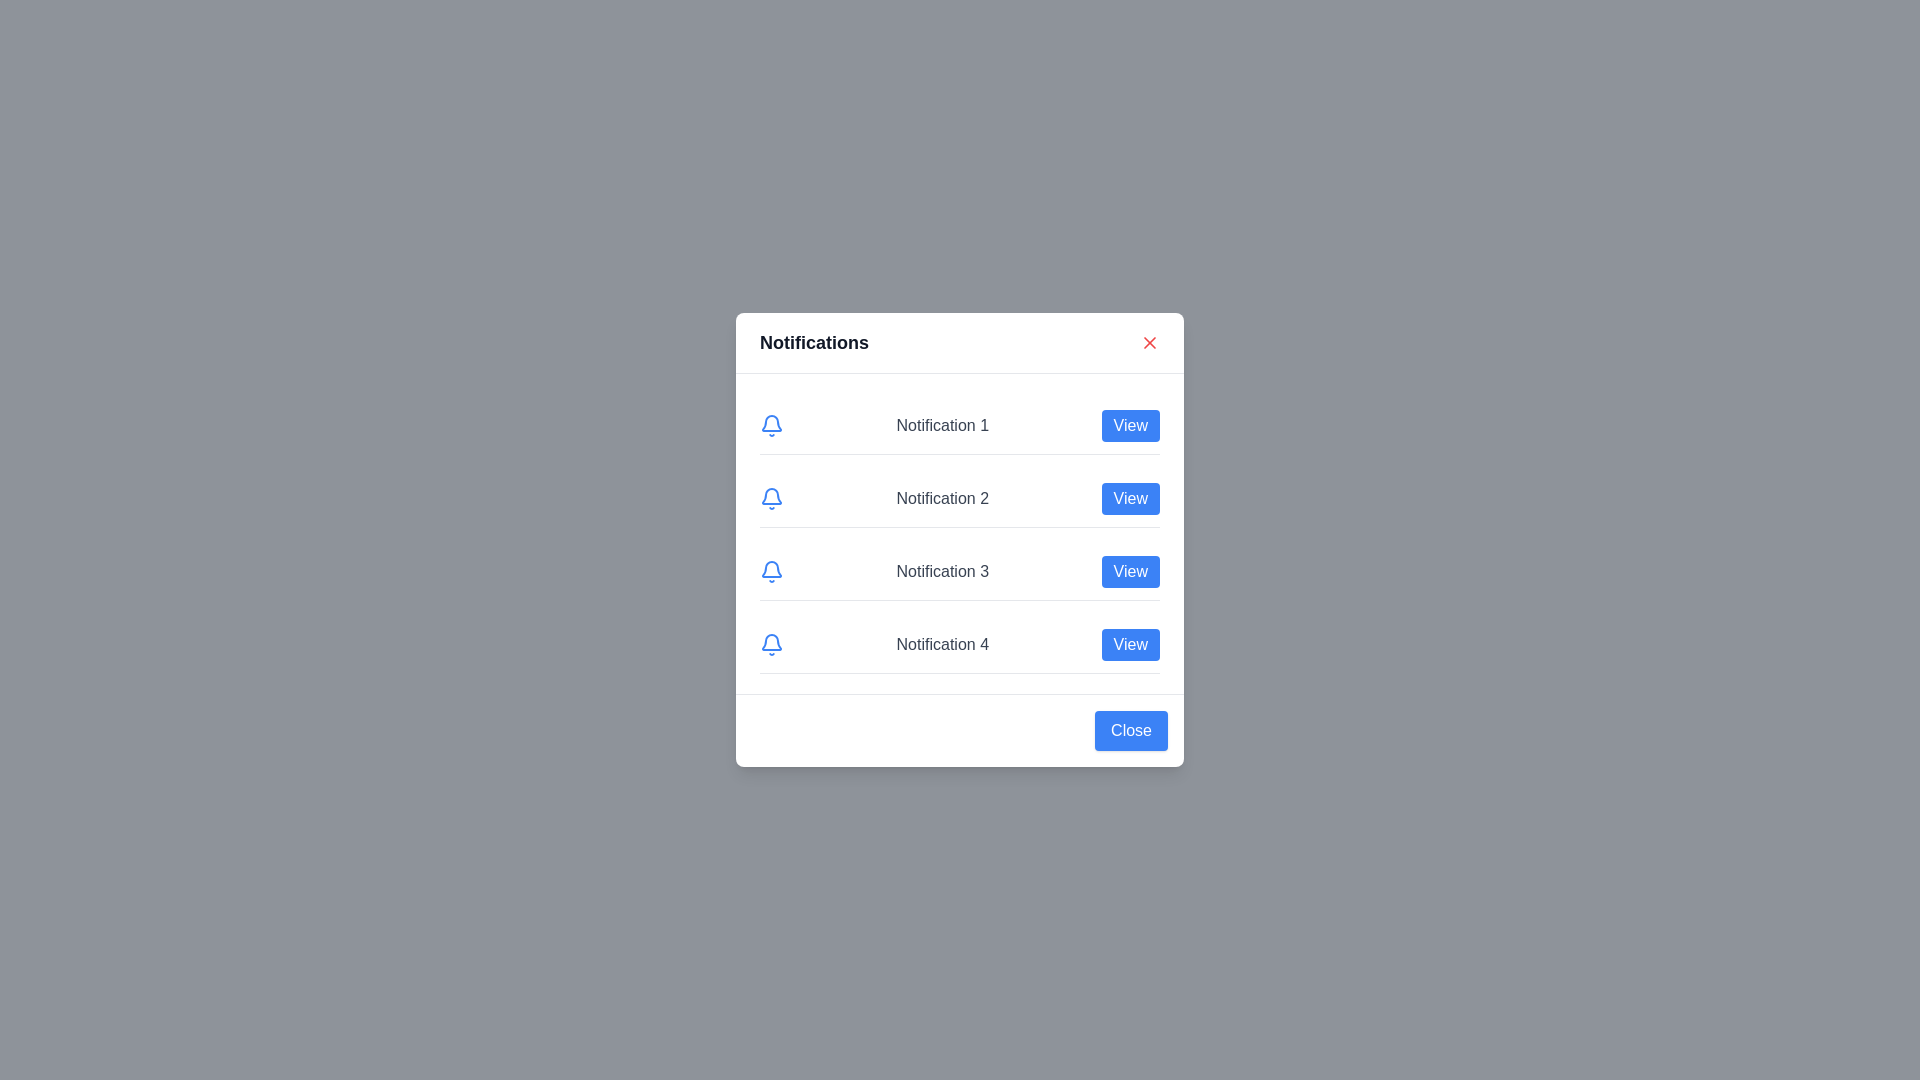 The width and height of the screenshot is (1920, 1080). What do you see at coordinates (1131, 731) in the screenshot?
I see `the 'Close' button at the bottom of the dialog` at bounding box center [1131, 731].